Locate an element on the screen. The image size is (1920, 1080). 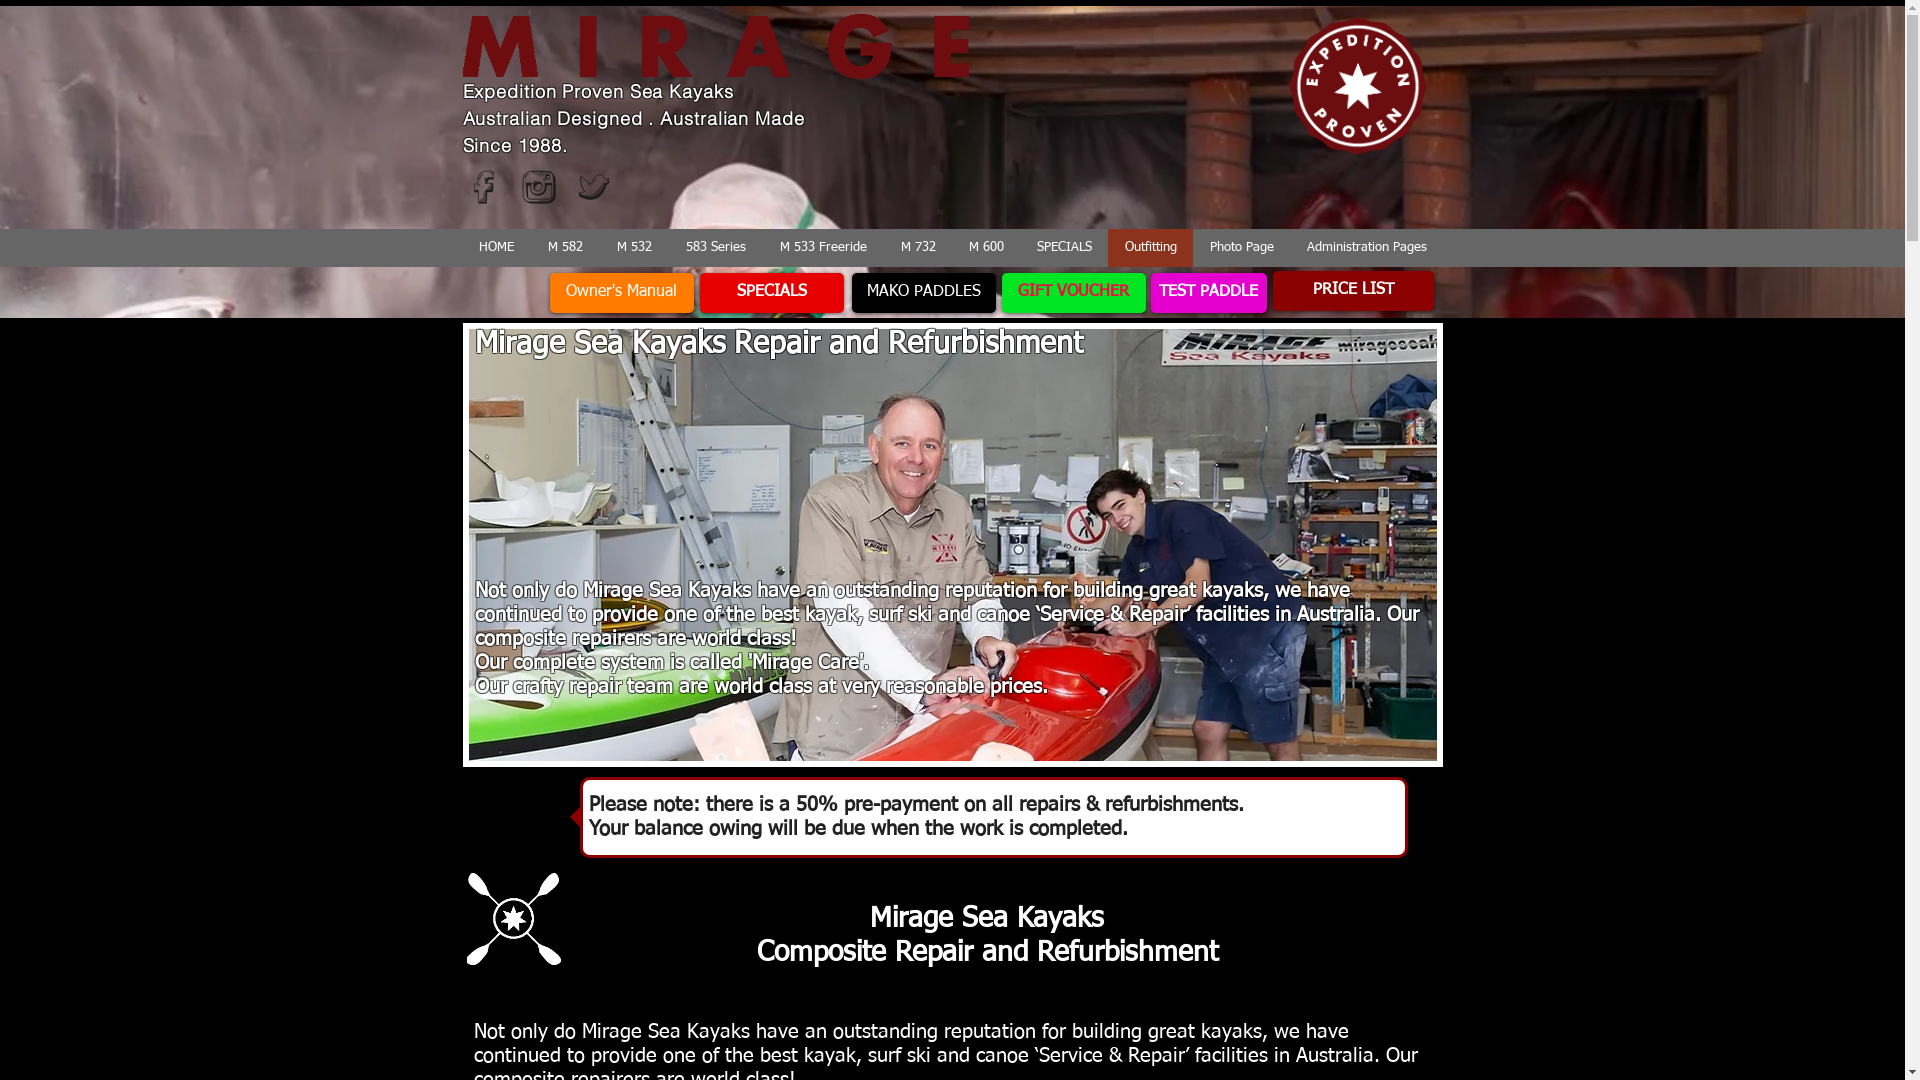
'583 Series' is located at coordinates (715, 246).